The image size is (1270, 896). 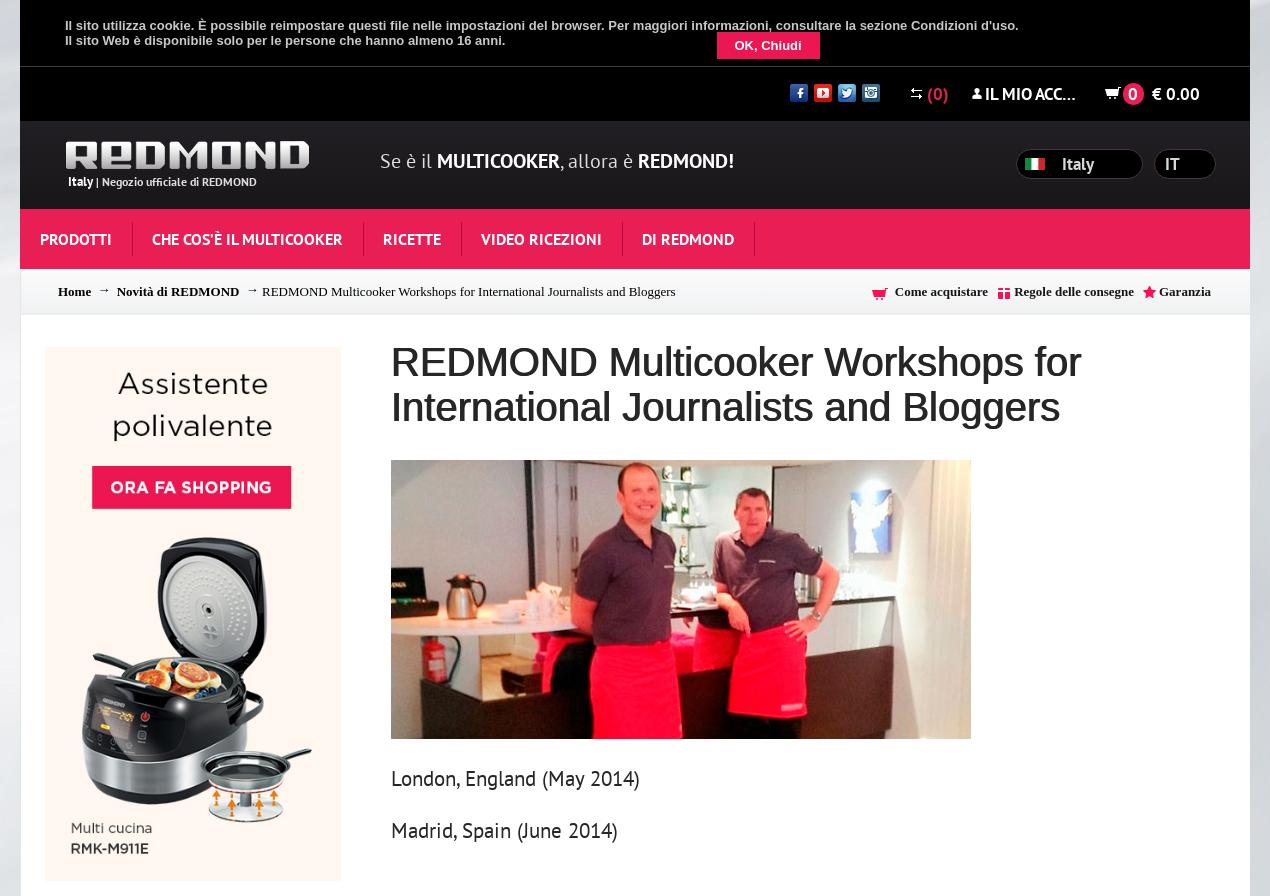 What do you see at coordinates (1043, 93) in the screenshot?
I see `'Il mio account'` at bounding box center [1043, 93].